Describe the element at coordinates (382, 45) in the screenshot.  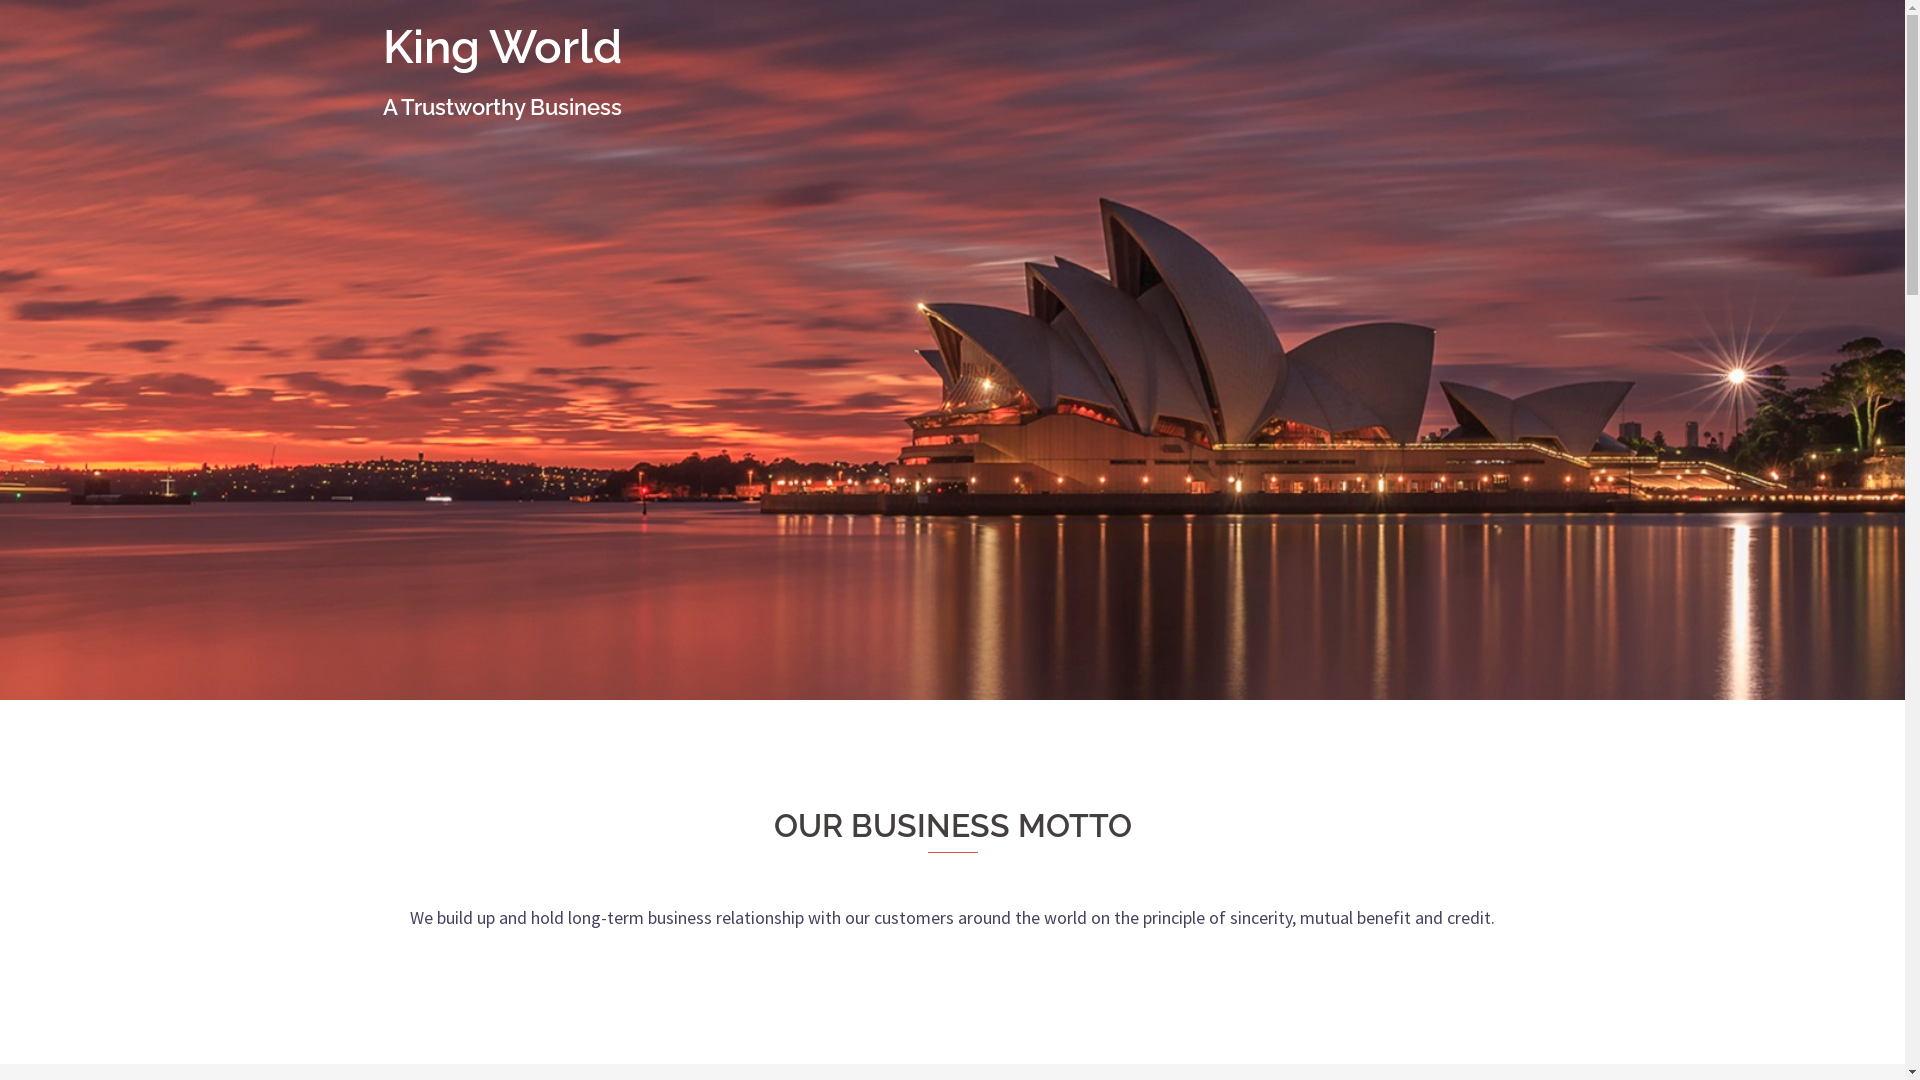
I see `'King World'` at that location.